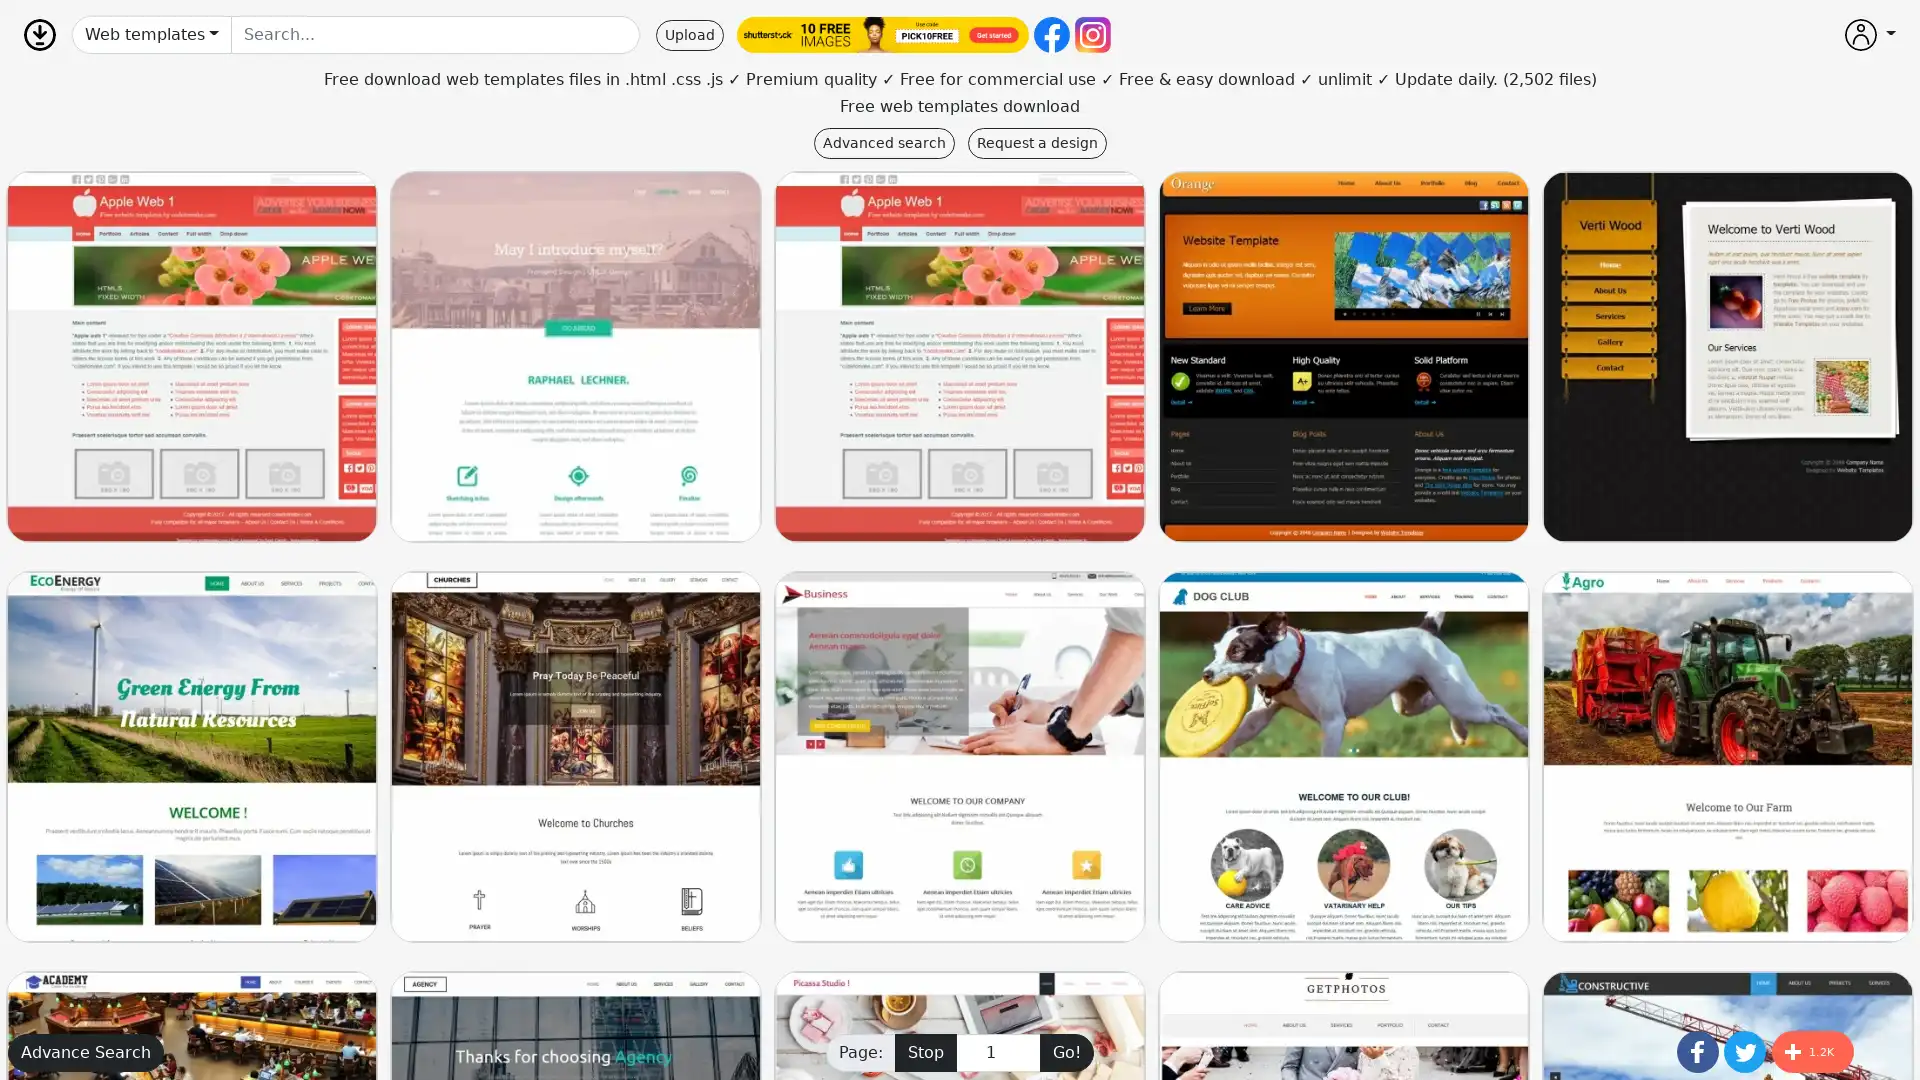 The image size is (1920, 1080). Describe the element at coordinates (1814, 1051) in the screenshot. I see `Share to More 1.2K` at that location.